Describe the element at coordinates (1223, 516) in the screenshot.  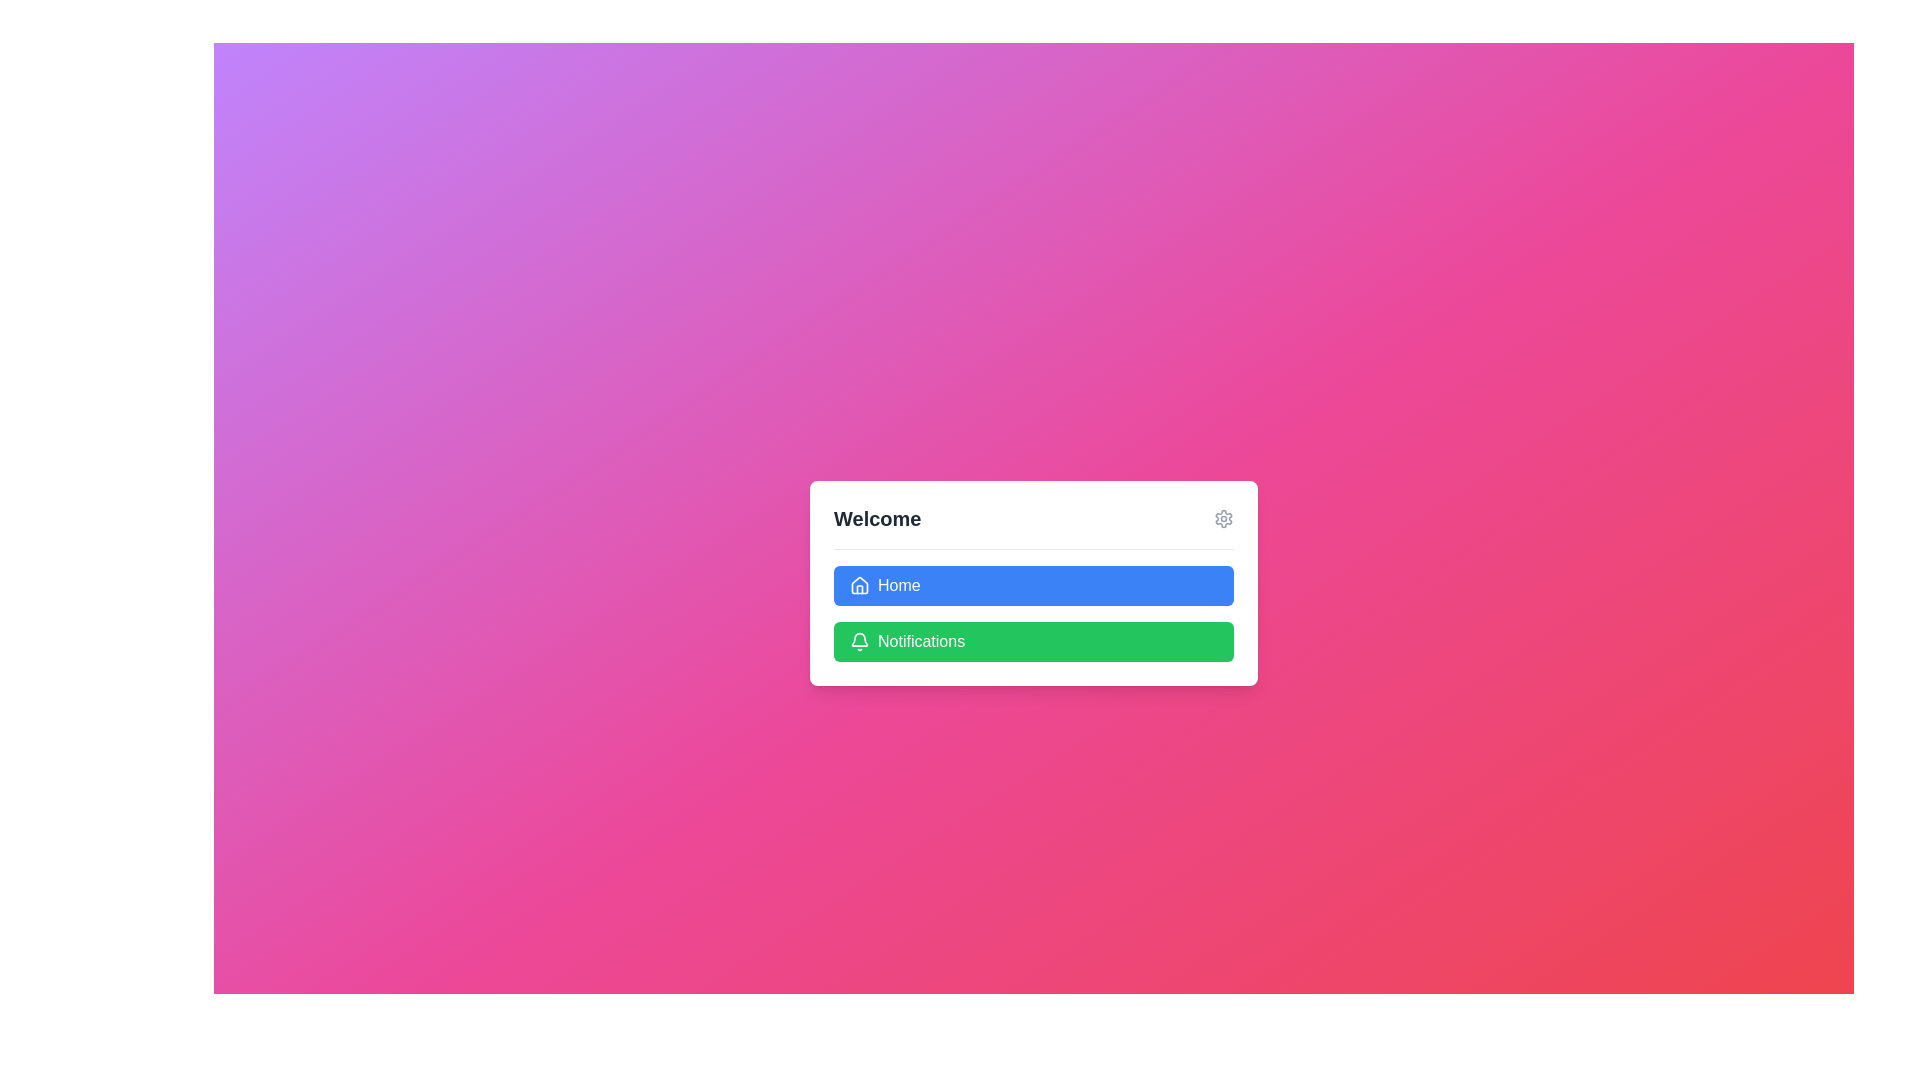
I see `the gear icon located at the top-right corner of the 'Welcome' card interface, which has a metallic outline and resembles a settings button` at that location.